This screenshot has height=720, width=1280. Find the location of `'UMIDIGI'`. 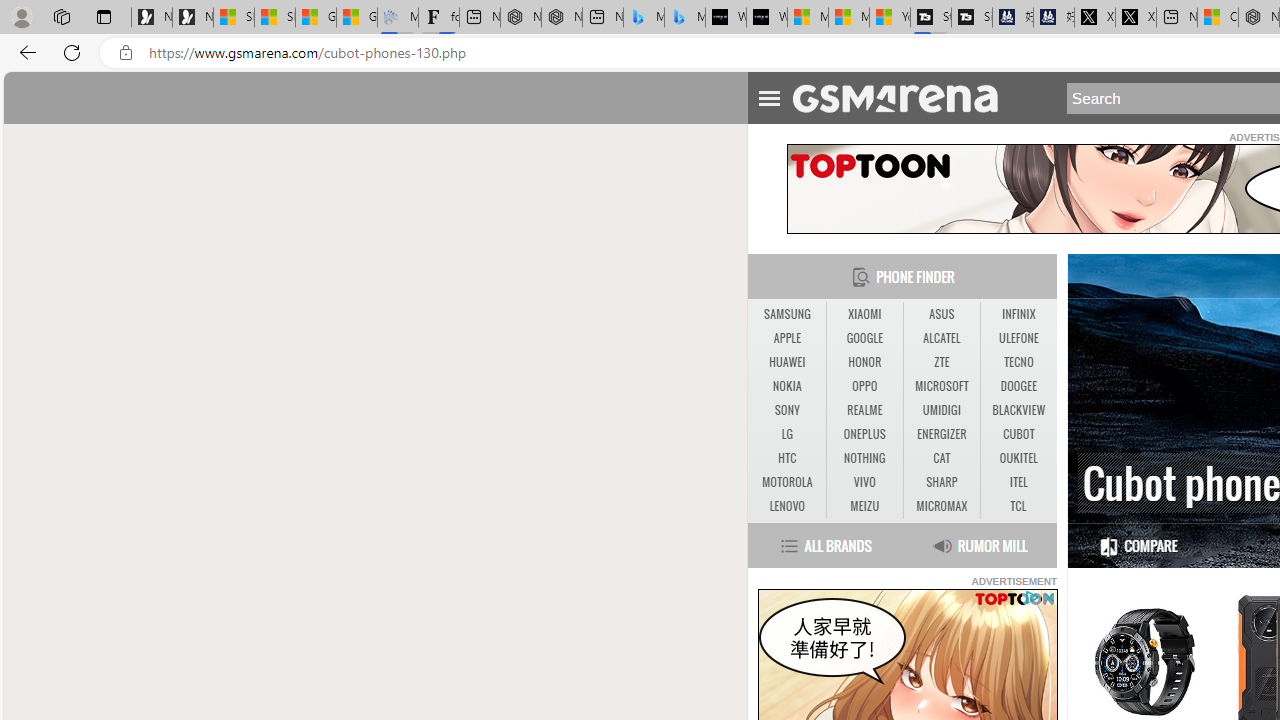

'UMIDIGI' is located at coordinates (941, 410).